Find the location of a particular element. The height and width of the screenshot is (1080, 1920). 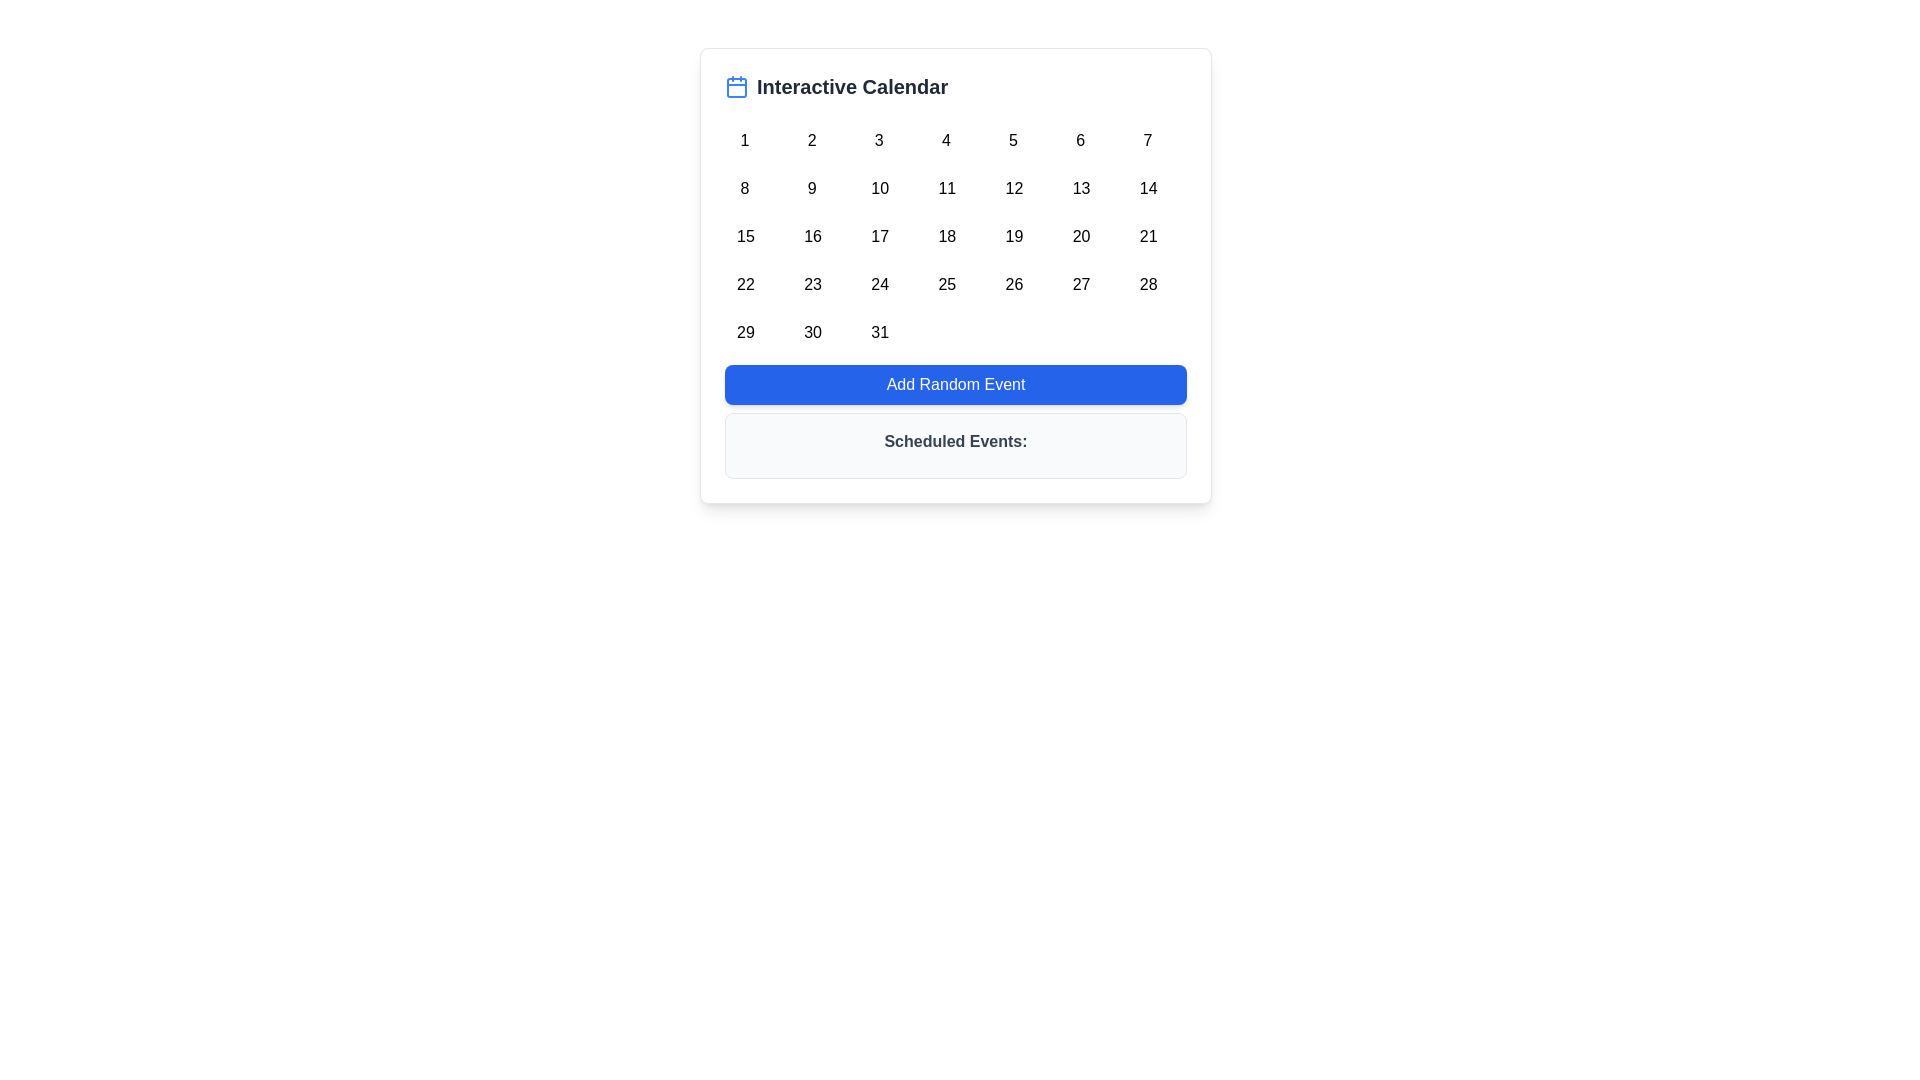

the square button displaying the number '7' in the grid-based calendar layout is located at coordinates (1147, 136).